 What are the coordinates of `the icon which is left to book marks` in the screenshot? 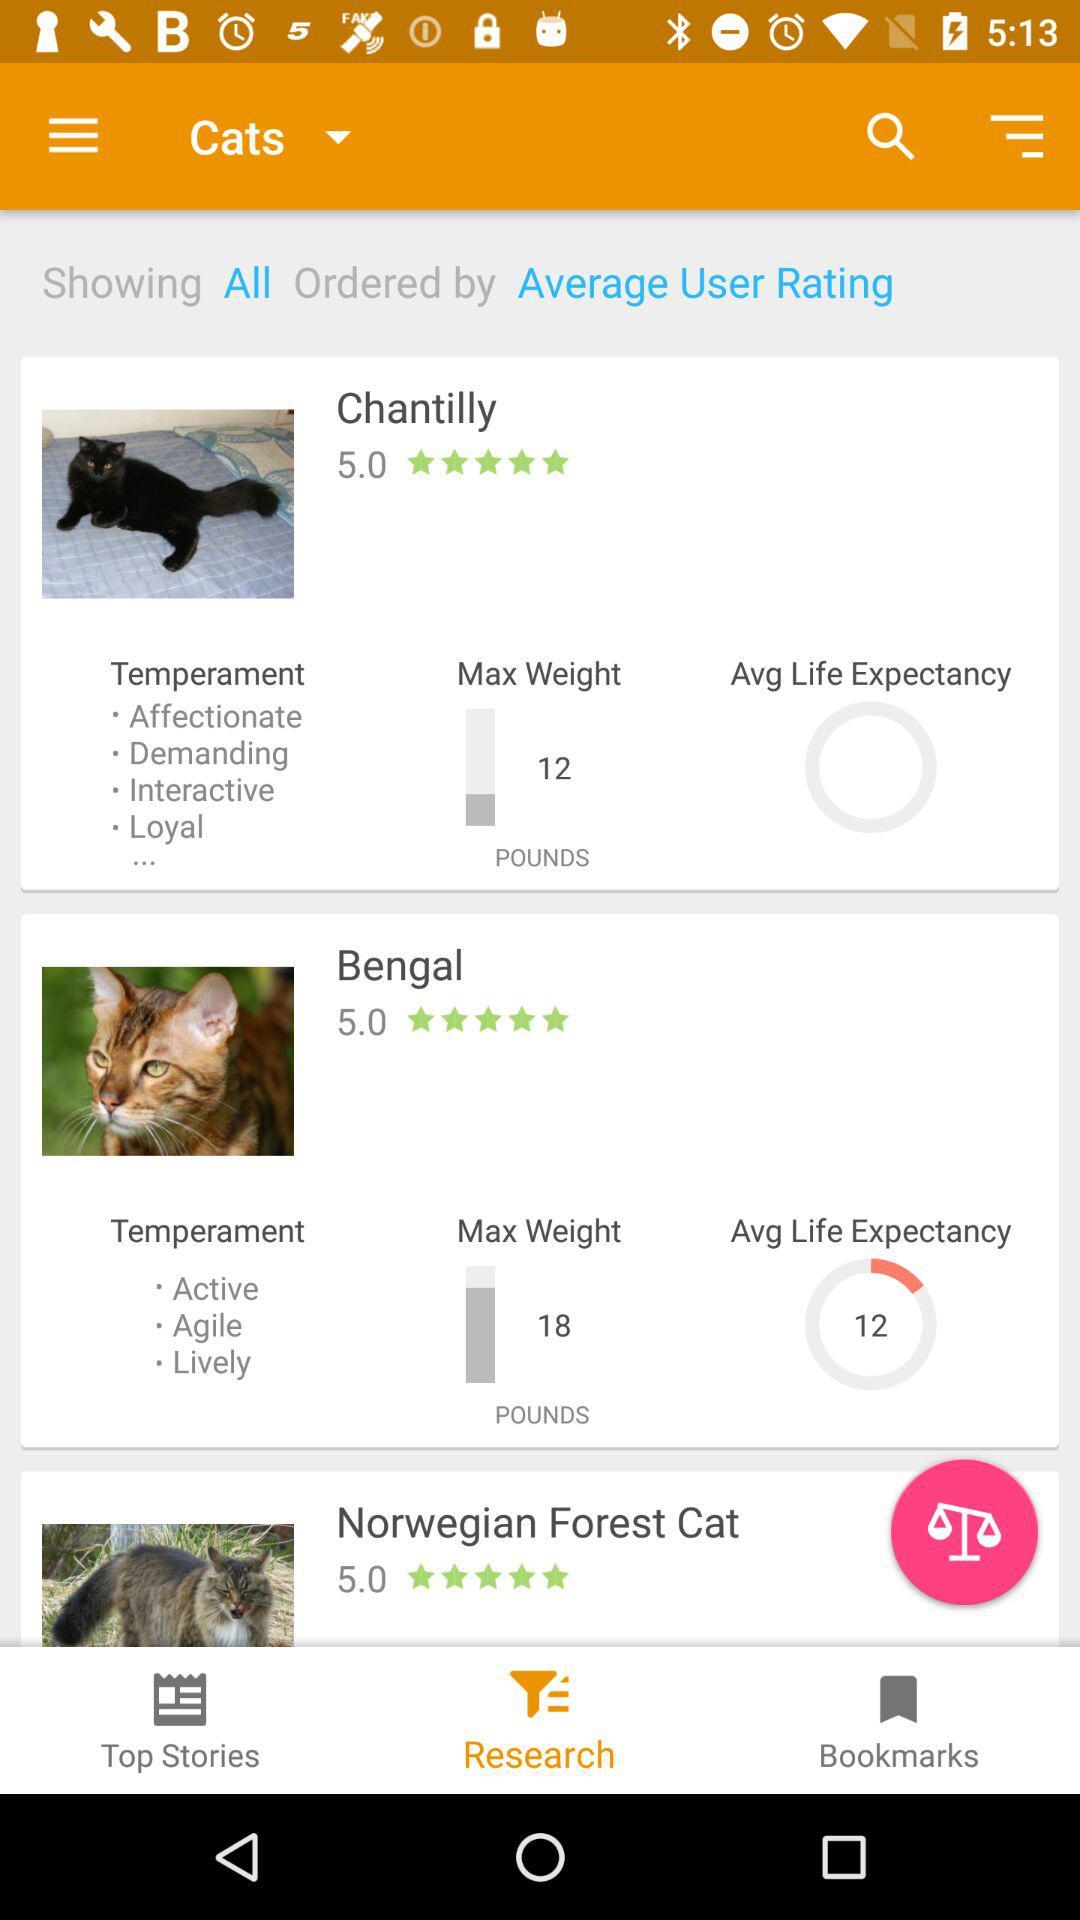 It's located at (538, 1685).